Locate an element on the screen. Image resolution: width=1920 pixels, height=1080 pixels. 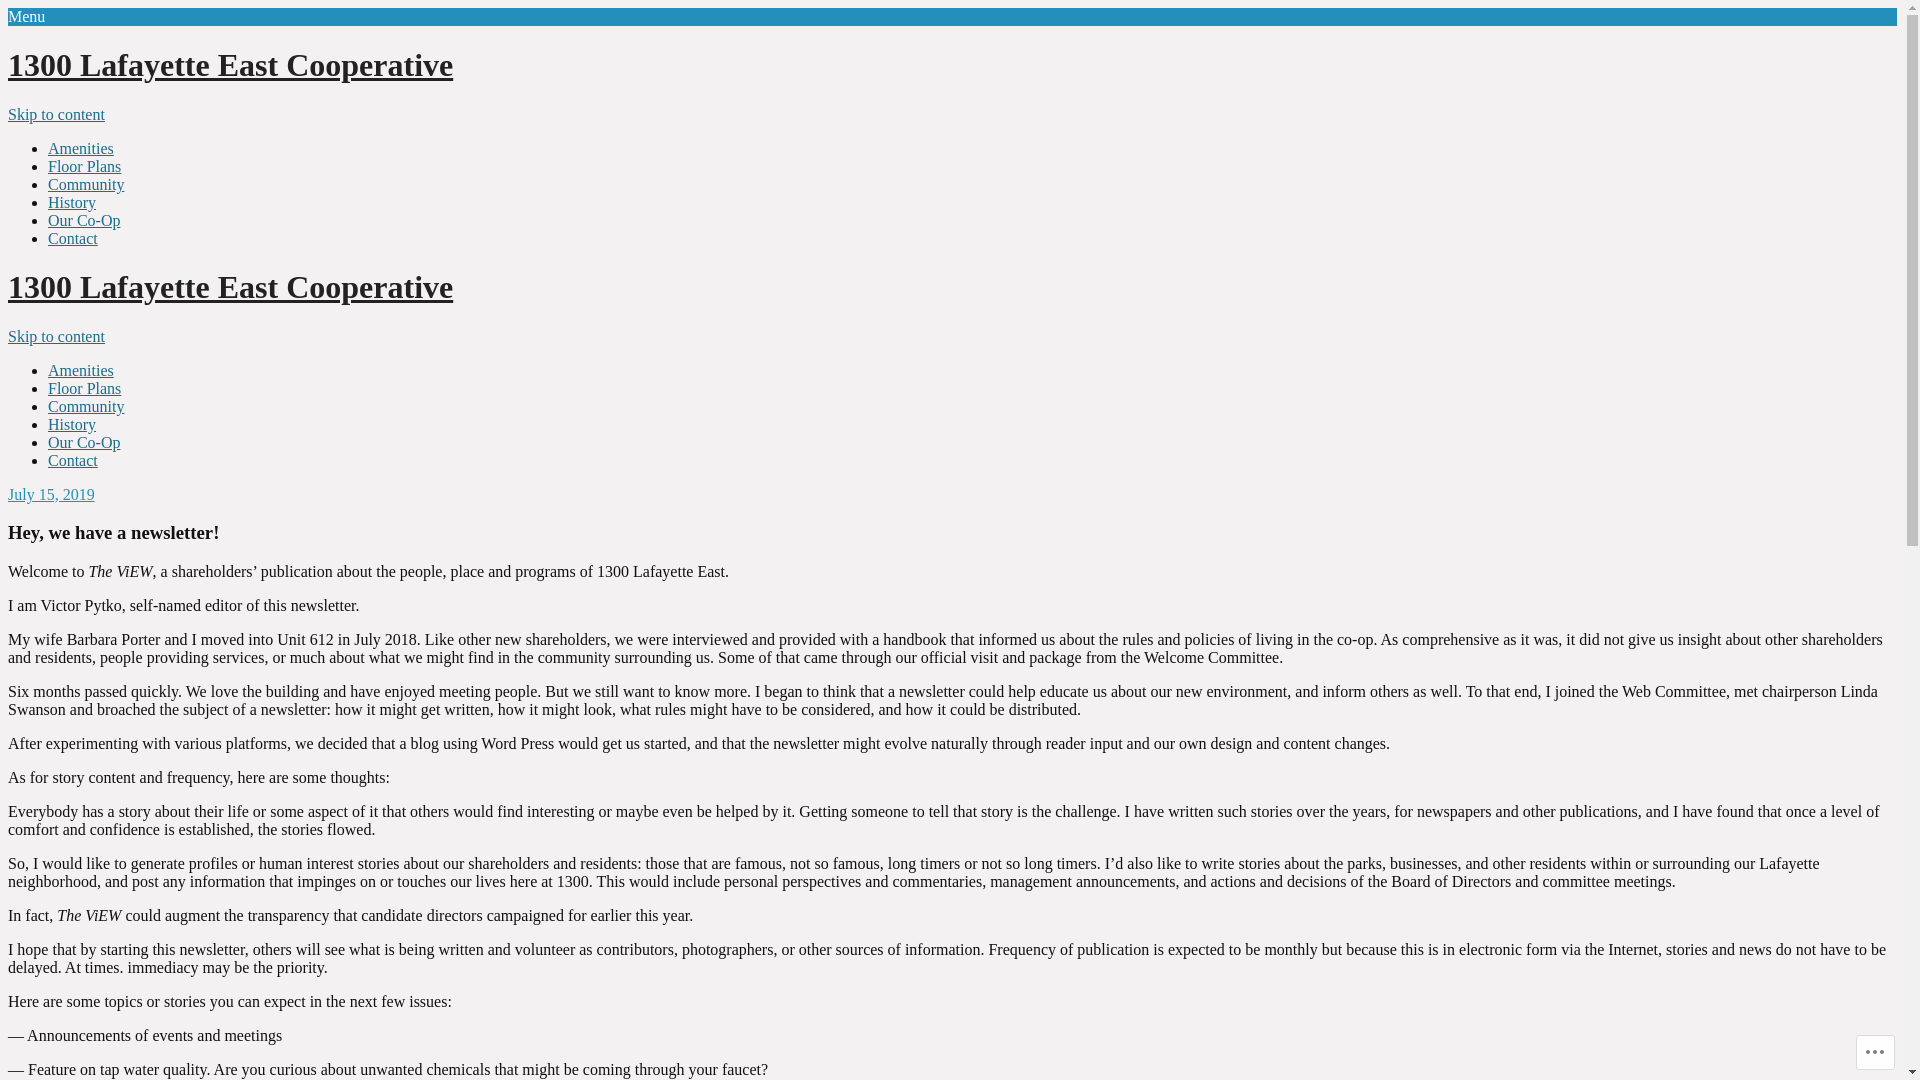
'Amenities' is located at coordinates (80, 147).